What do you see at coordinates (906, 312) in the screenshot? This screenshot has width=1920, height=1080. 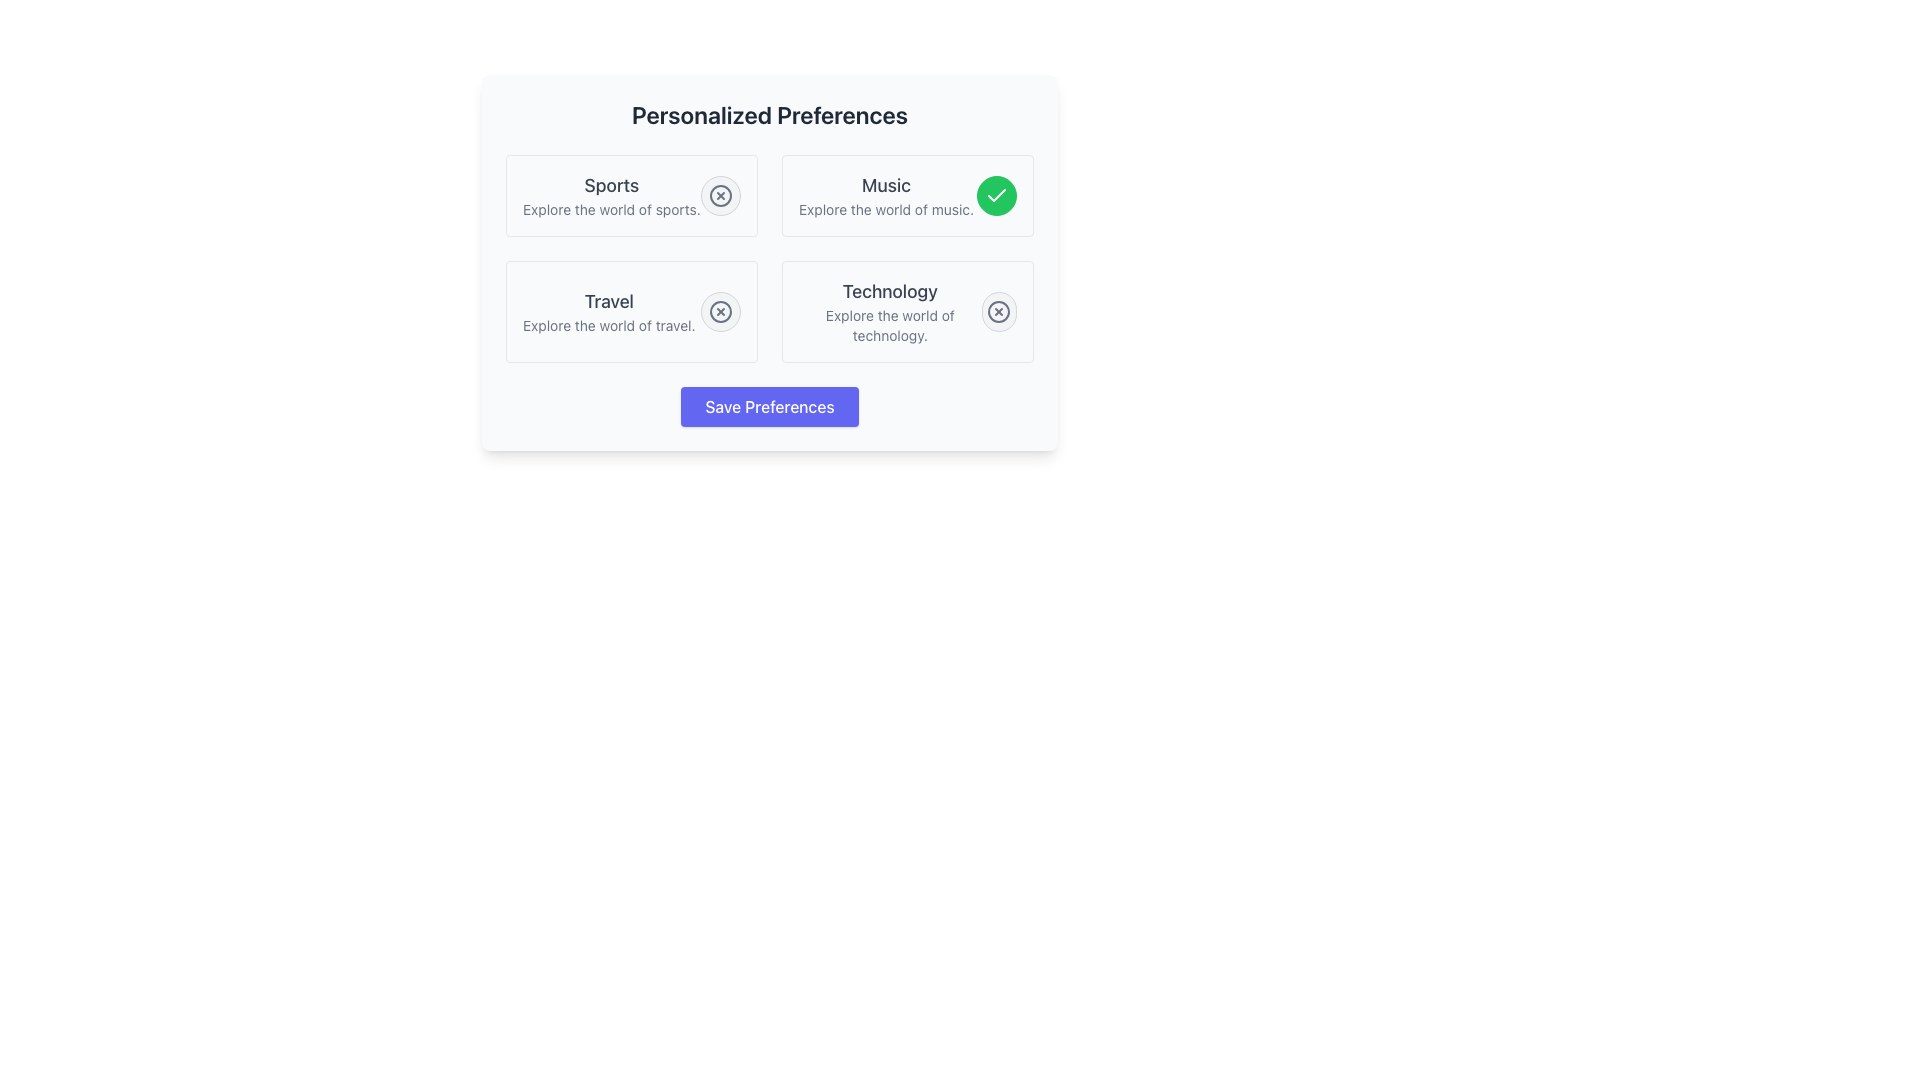 I see `text information from the 'Technology' Selectable Option Card located at the bottom-right corner of the grid` at bounding box center [906, 312].